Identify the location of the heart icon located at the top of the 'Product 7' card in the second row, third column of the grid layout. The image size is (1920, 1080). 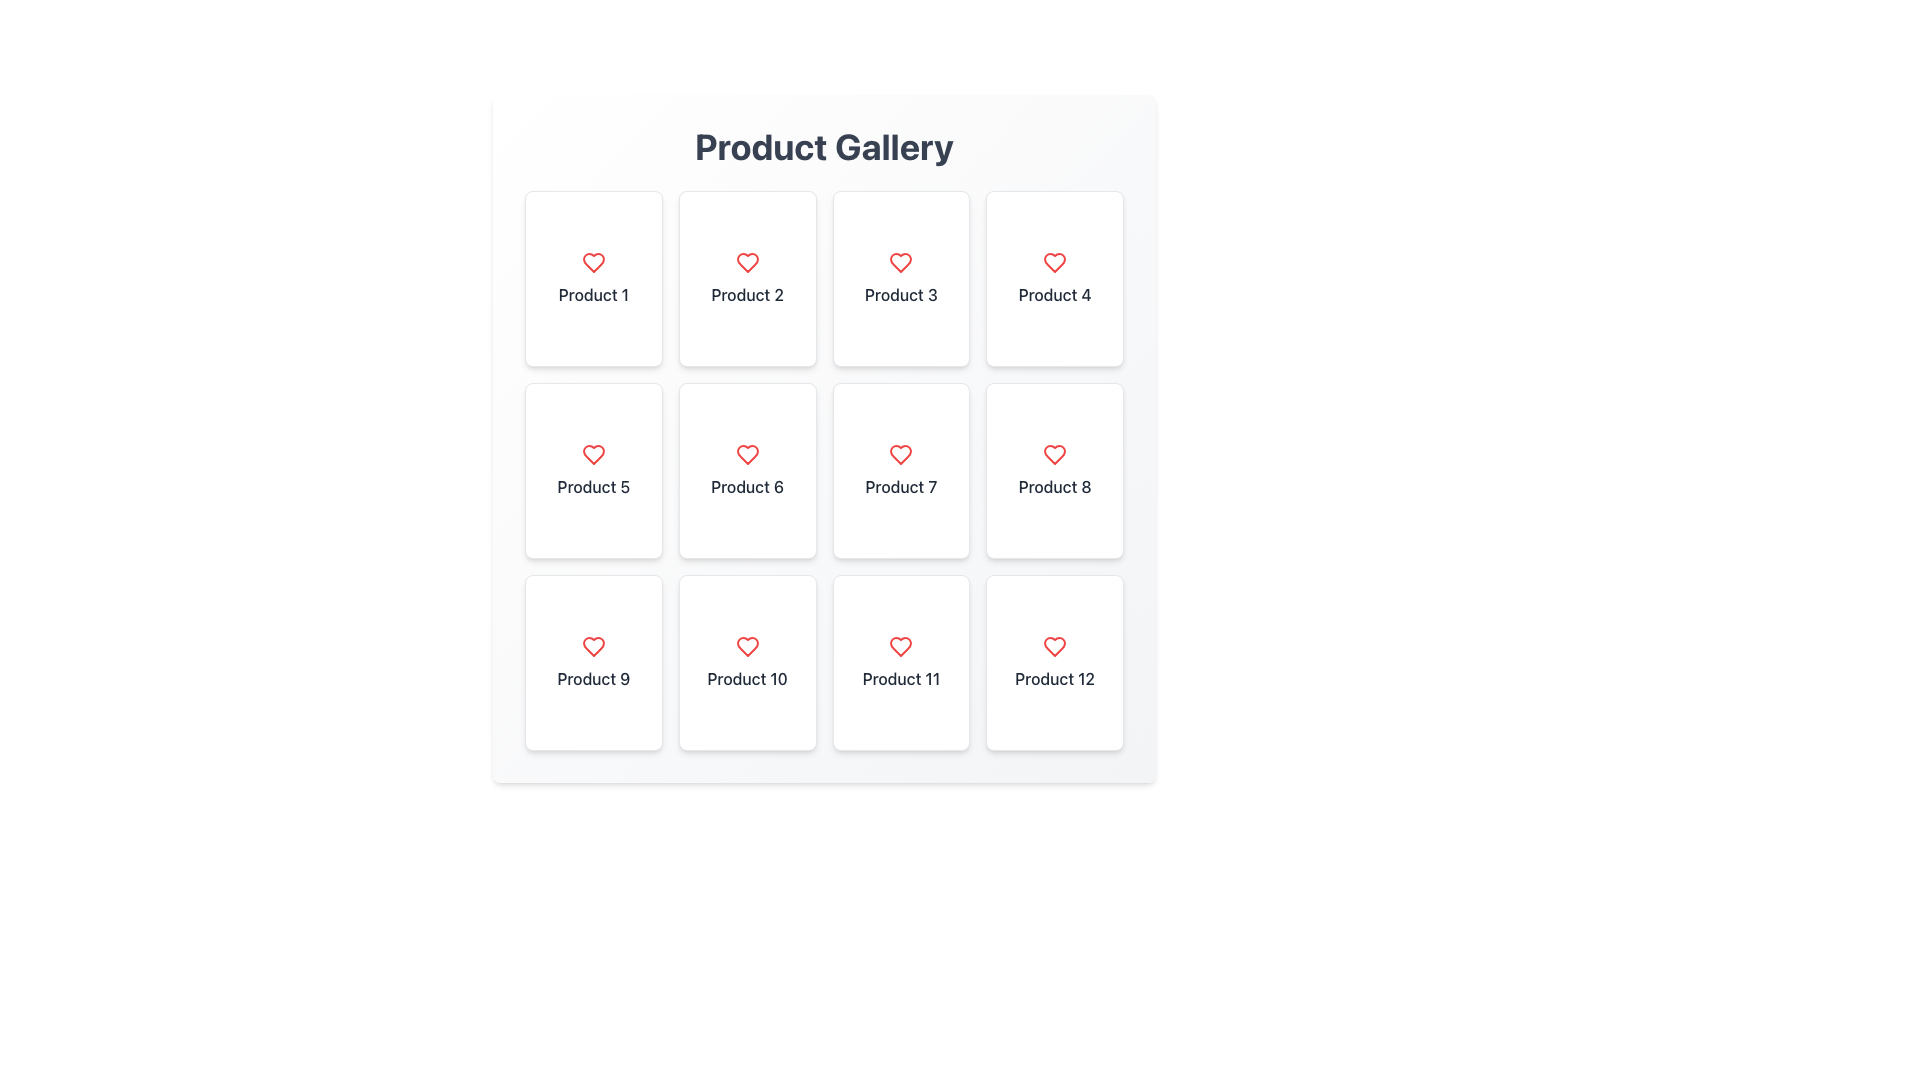
(900, 455).